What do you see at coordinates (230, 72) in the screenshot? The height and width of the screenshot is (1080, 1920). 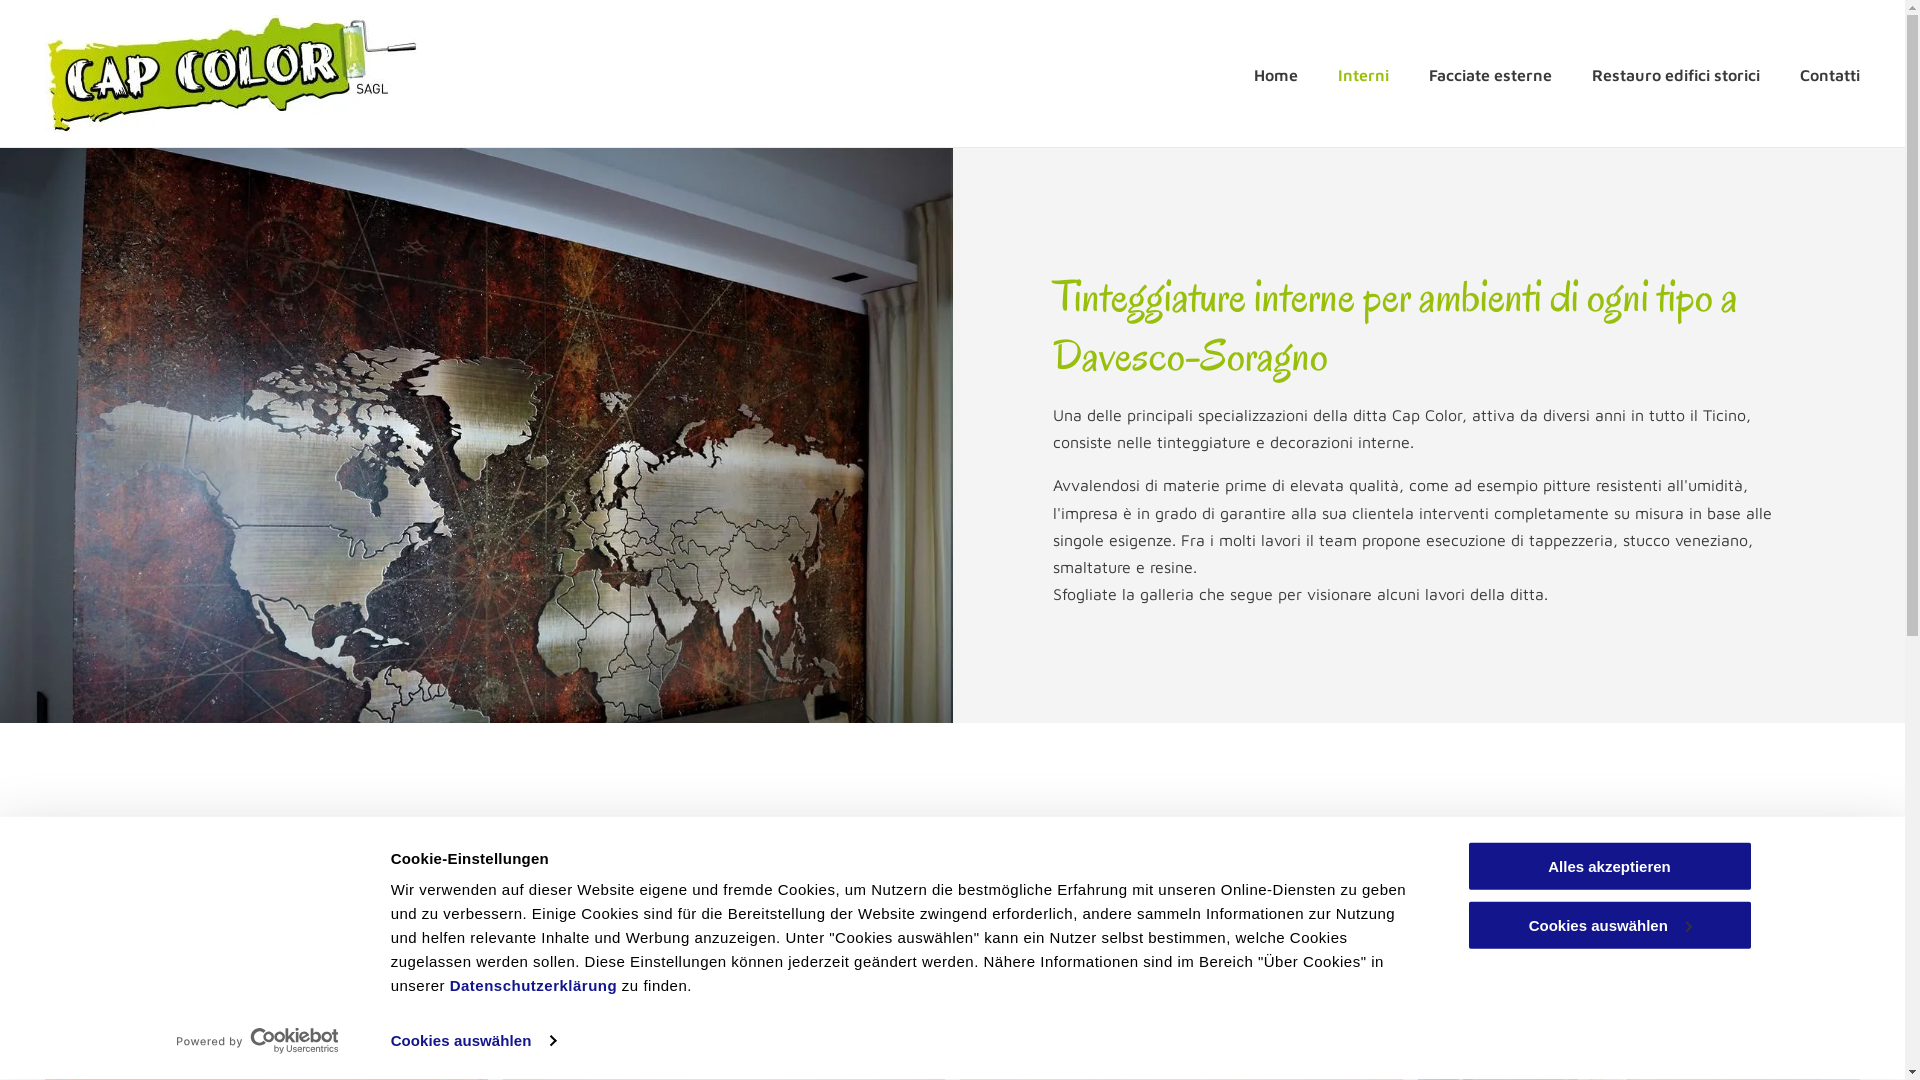 I see `'Cap Color'` at bounding box center [230, 72].